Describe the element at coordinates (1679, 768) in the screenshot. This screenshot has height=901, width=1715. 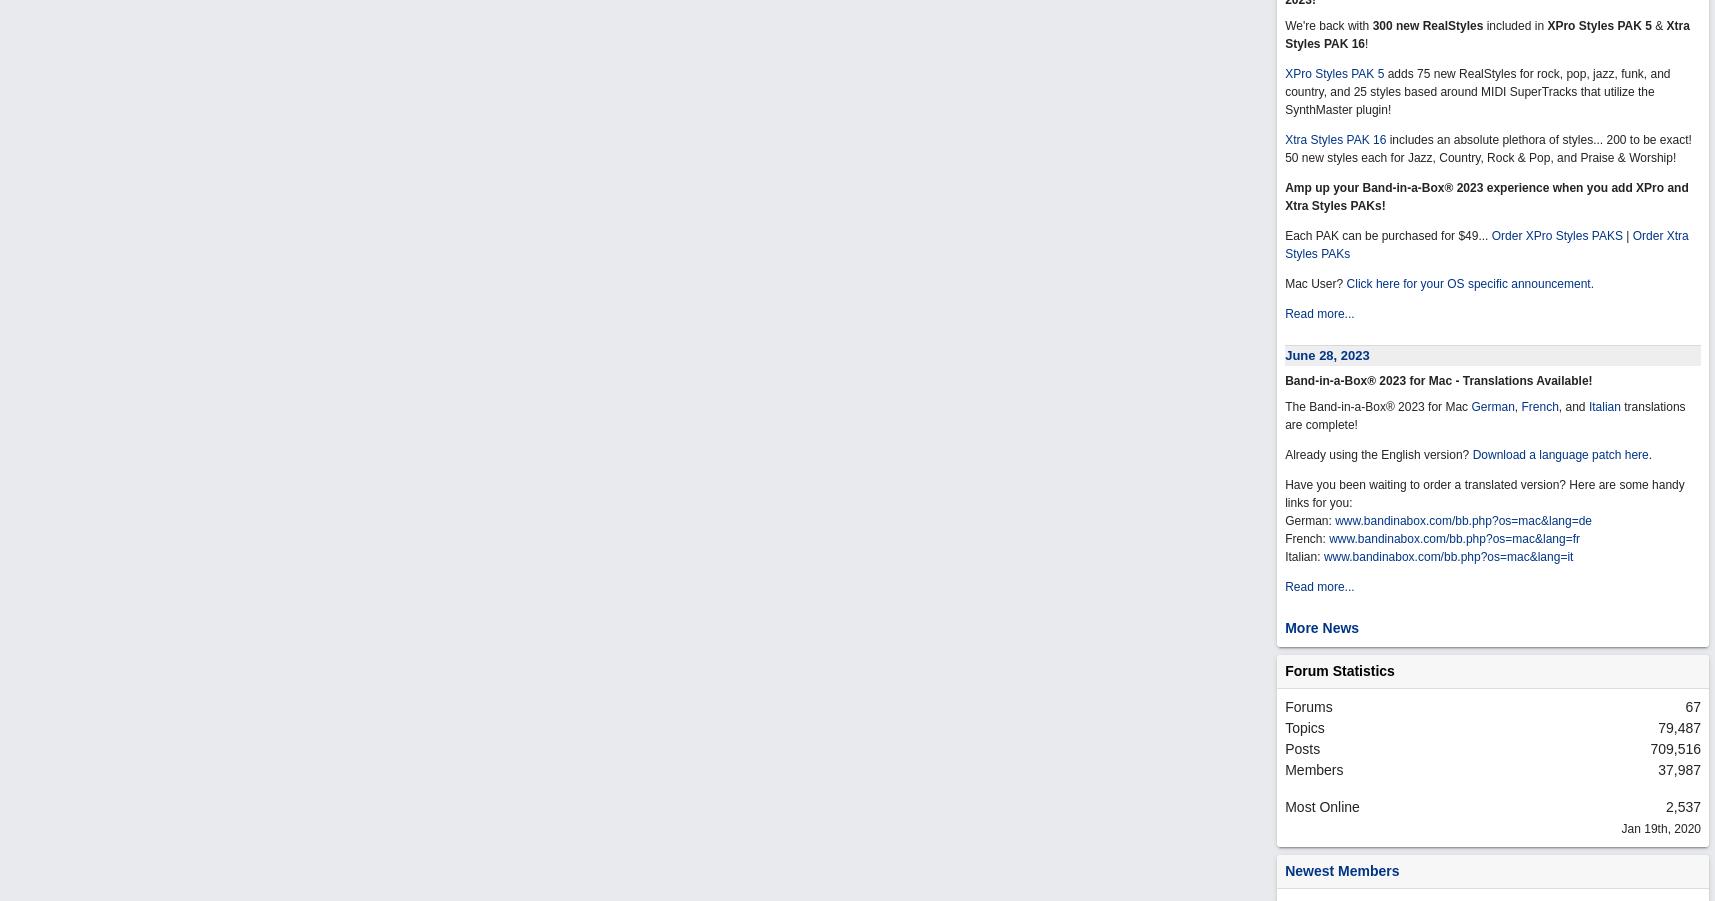
I see `'37,987'` at that location.